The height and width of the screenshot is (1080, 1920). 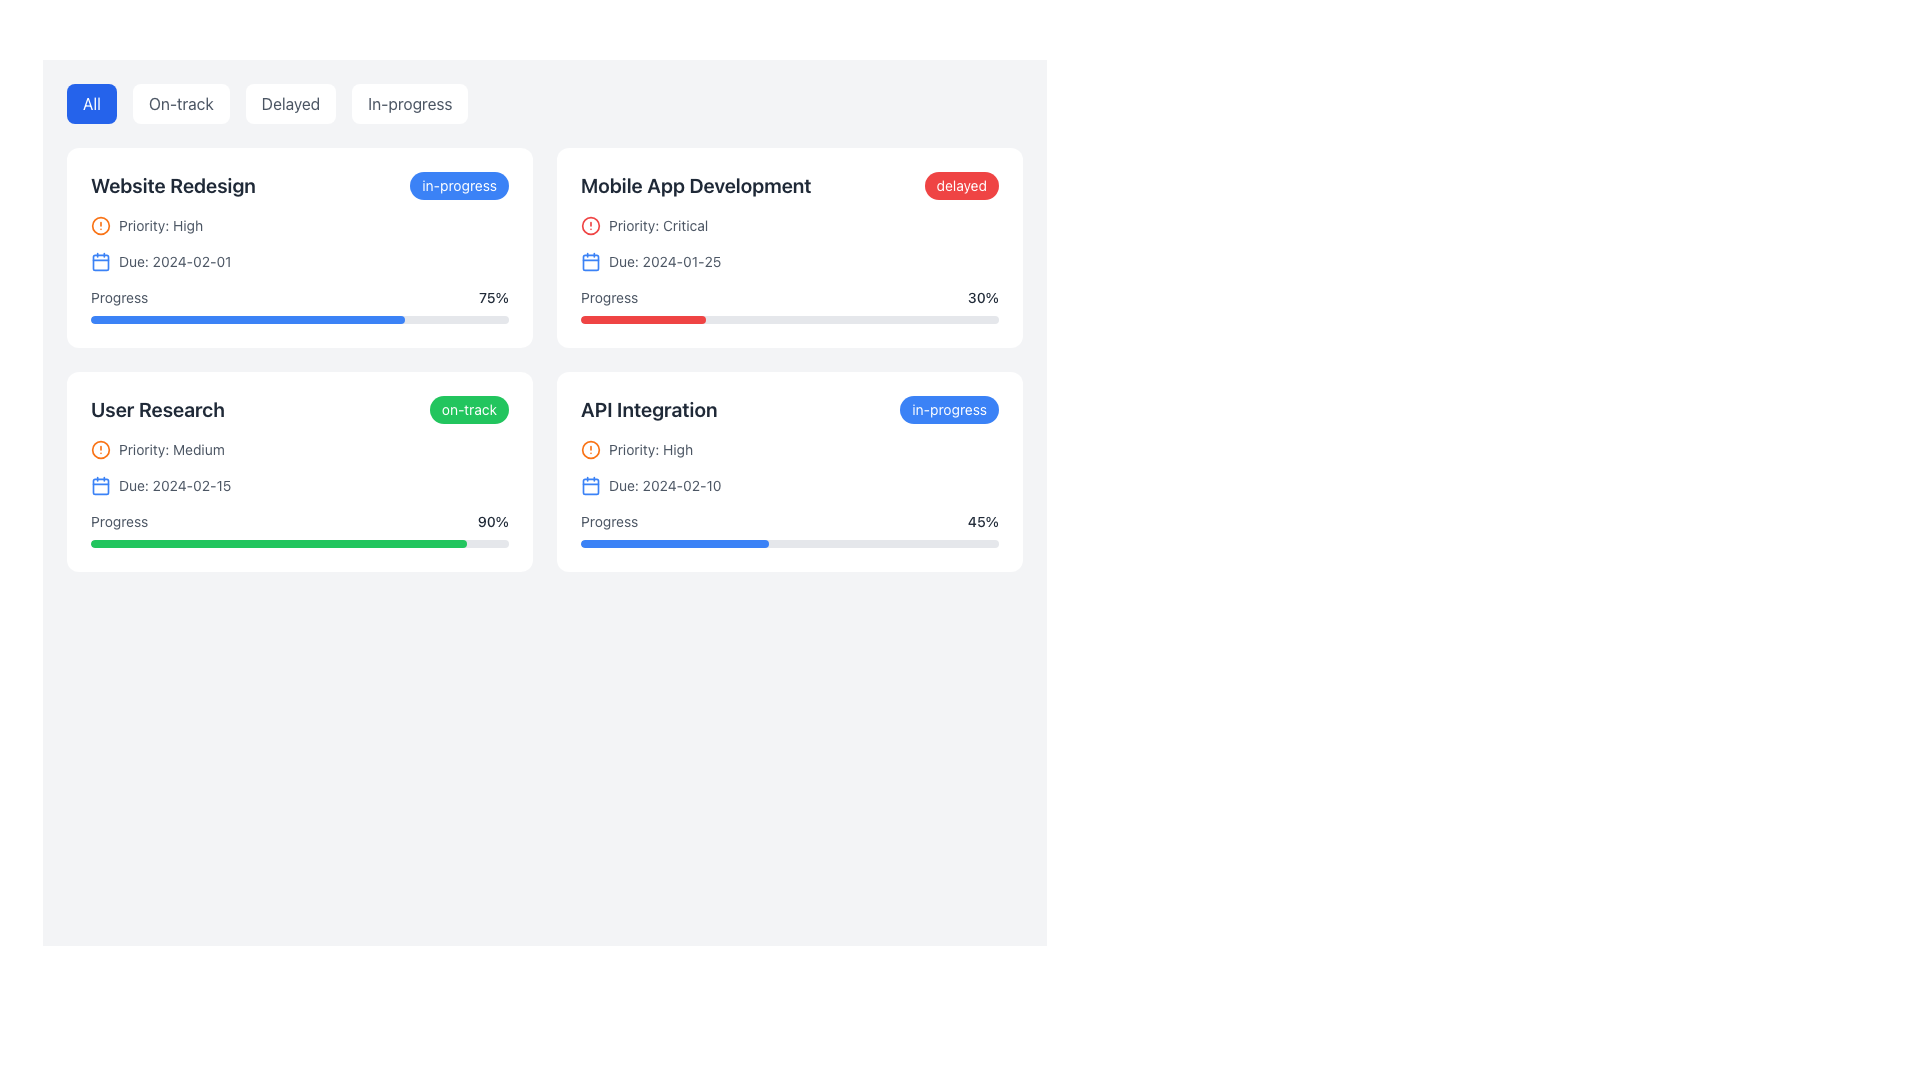 I want to click on the progress value displayed beside the progress bar located at the bottom of the 'API Integration' card, so click(x=789, y=528).